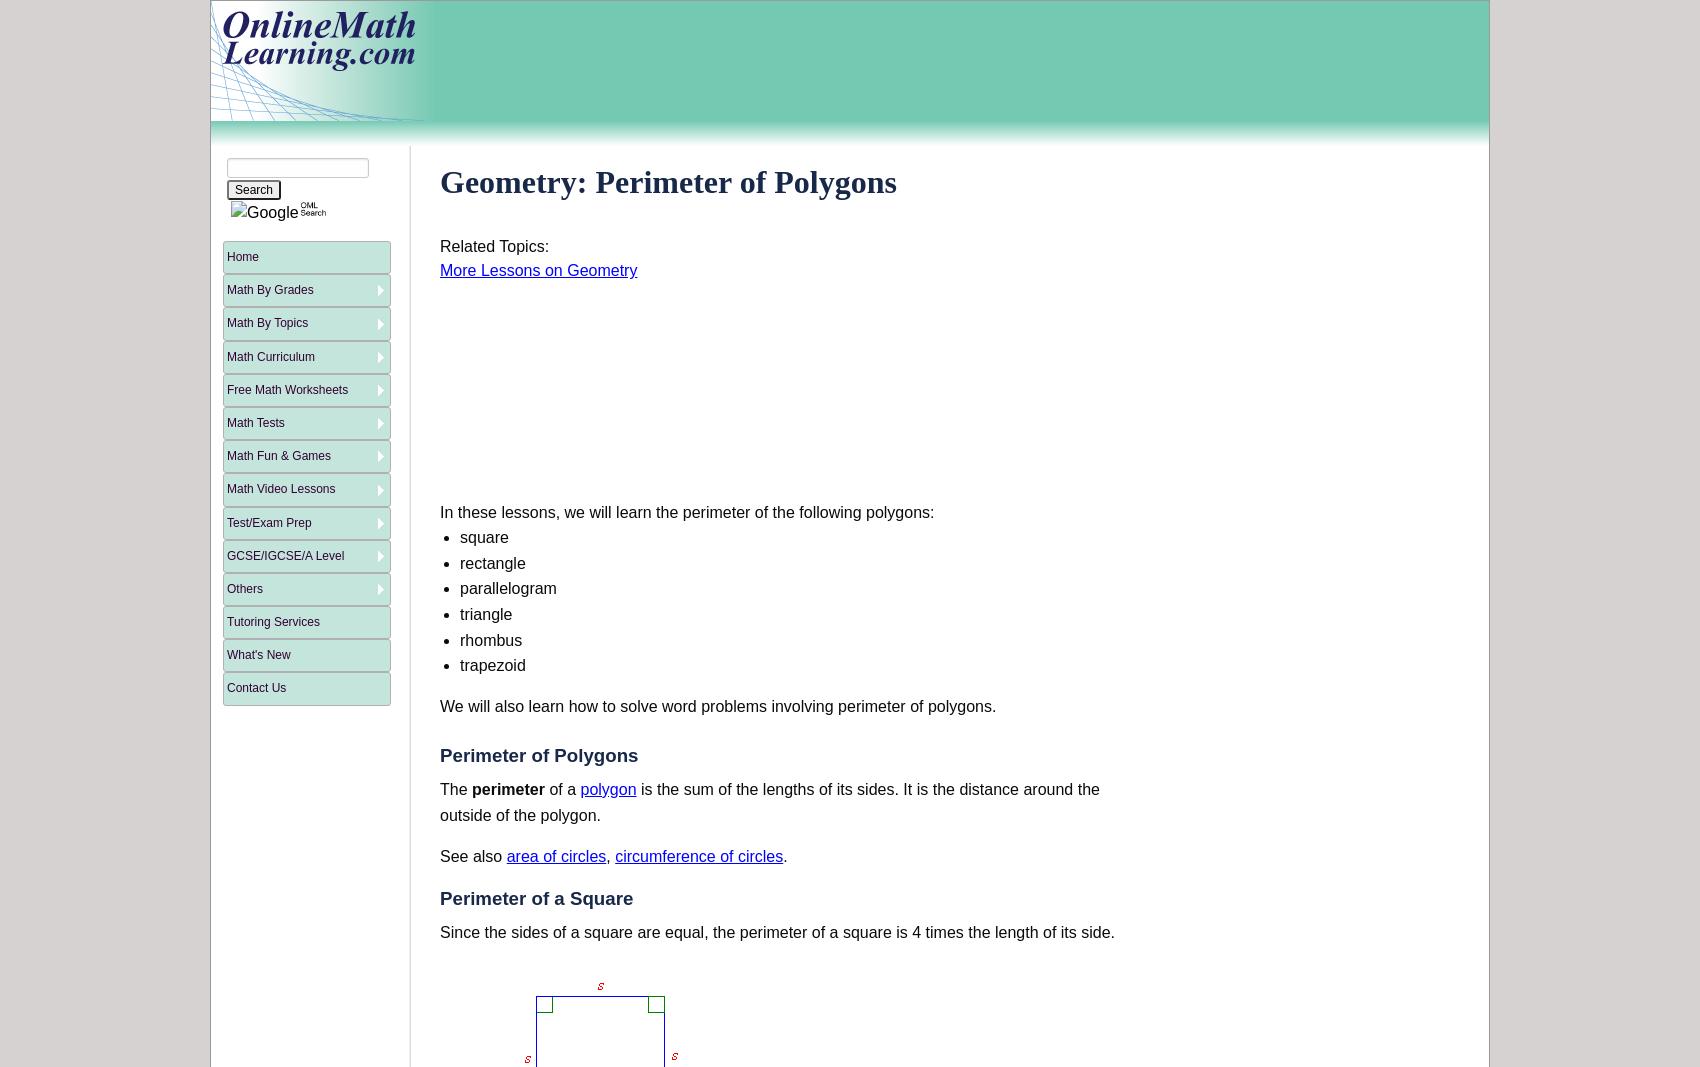  Describe the element at coordinates (609, 855) in the screenshot. I see `','` at that location.